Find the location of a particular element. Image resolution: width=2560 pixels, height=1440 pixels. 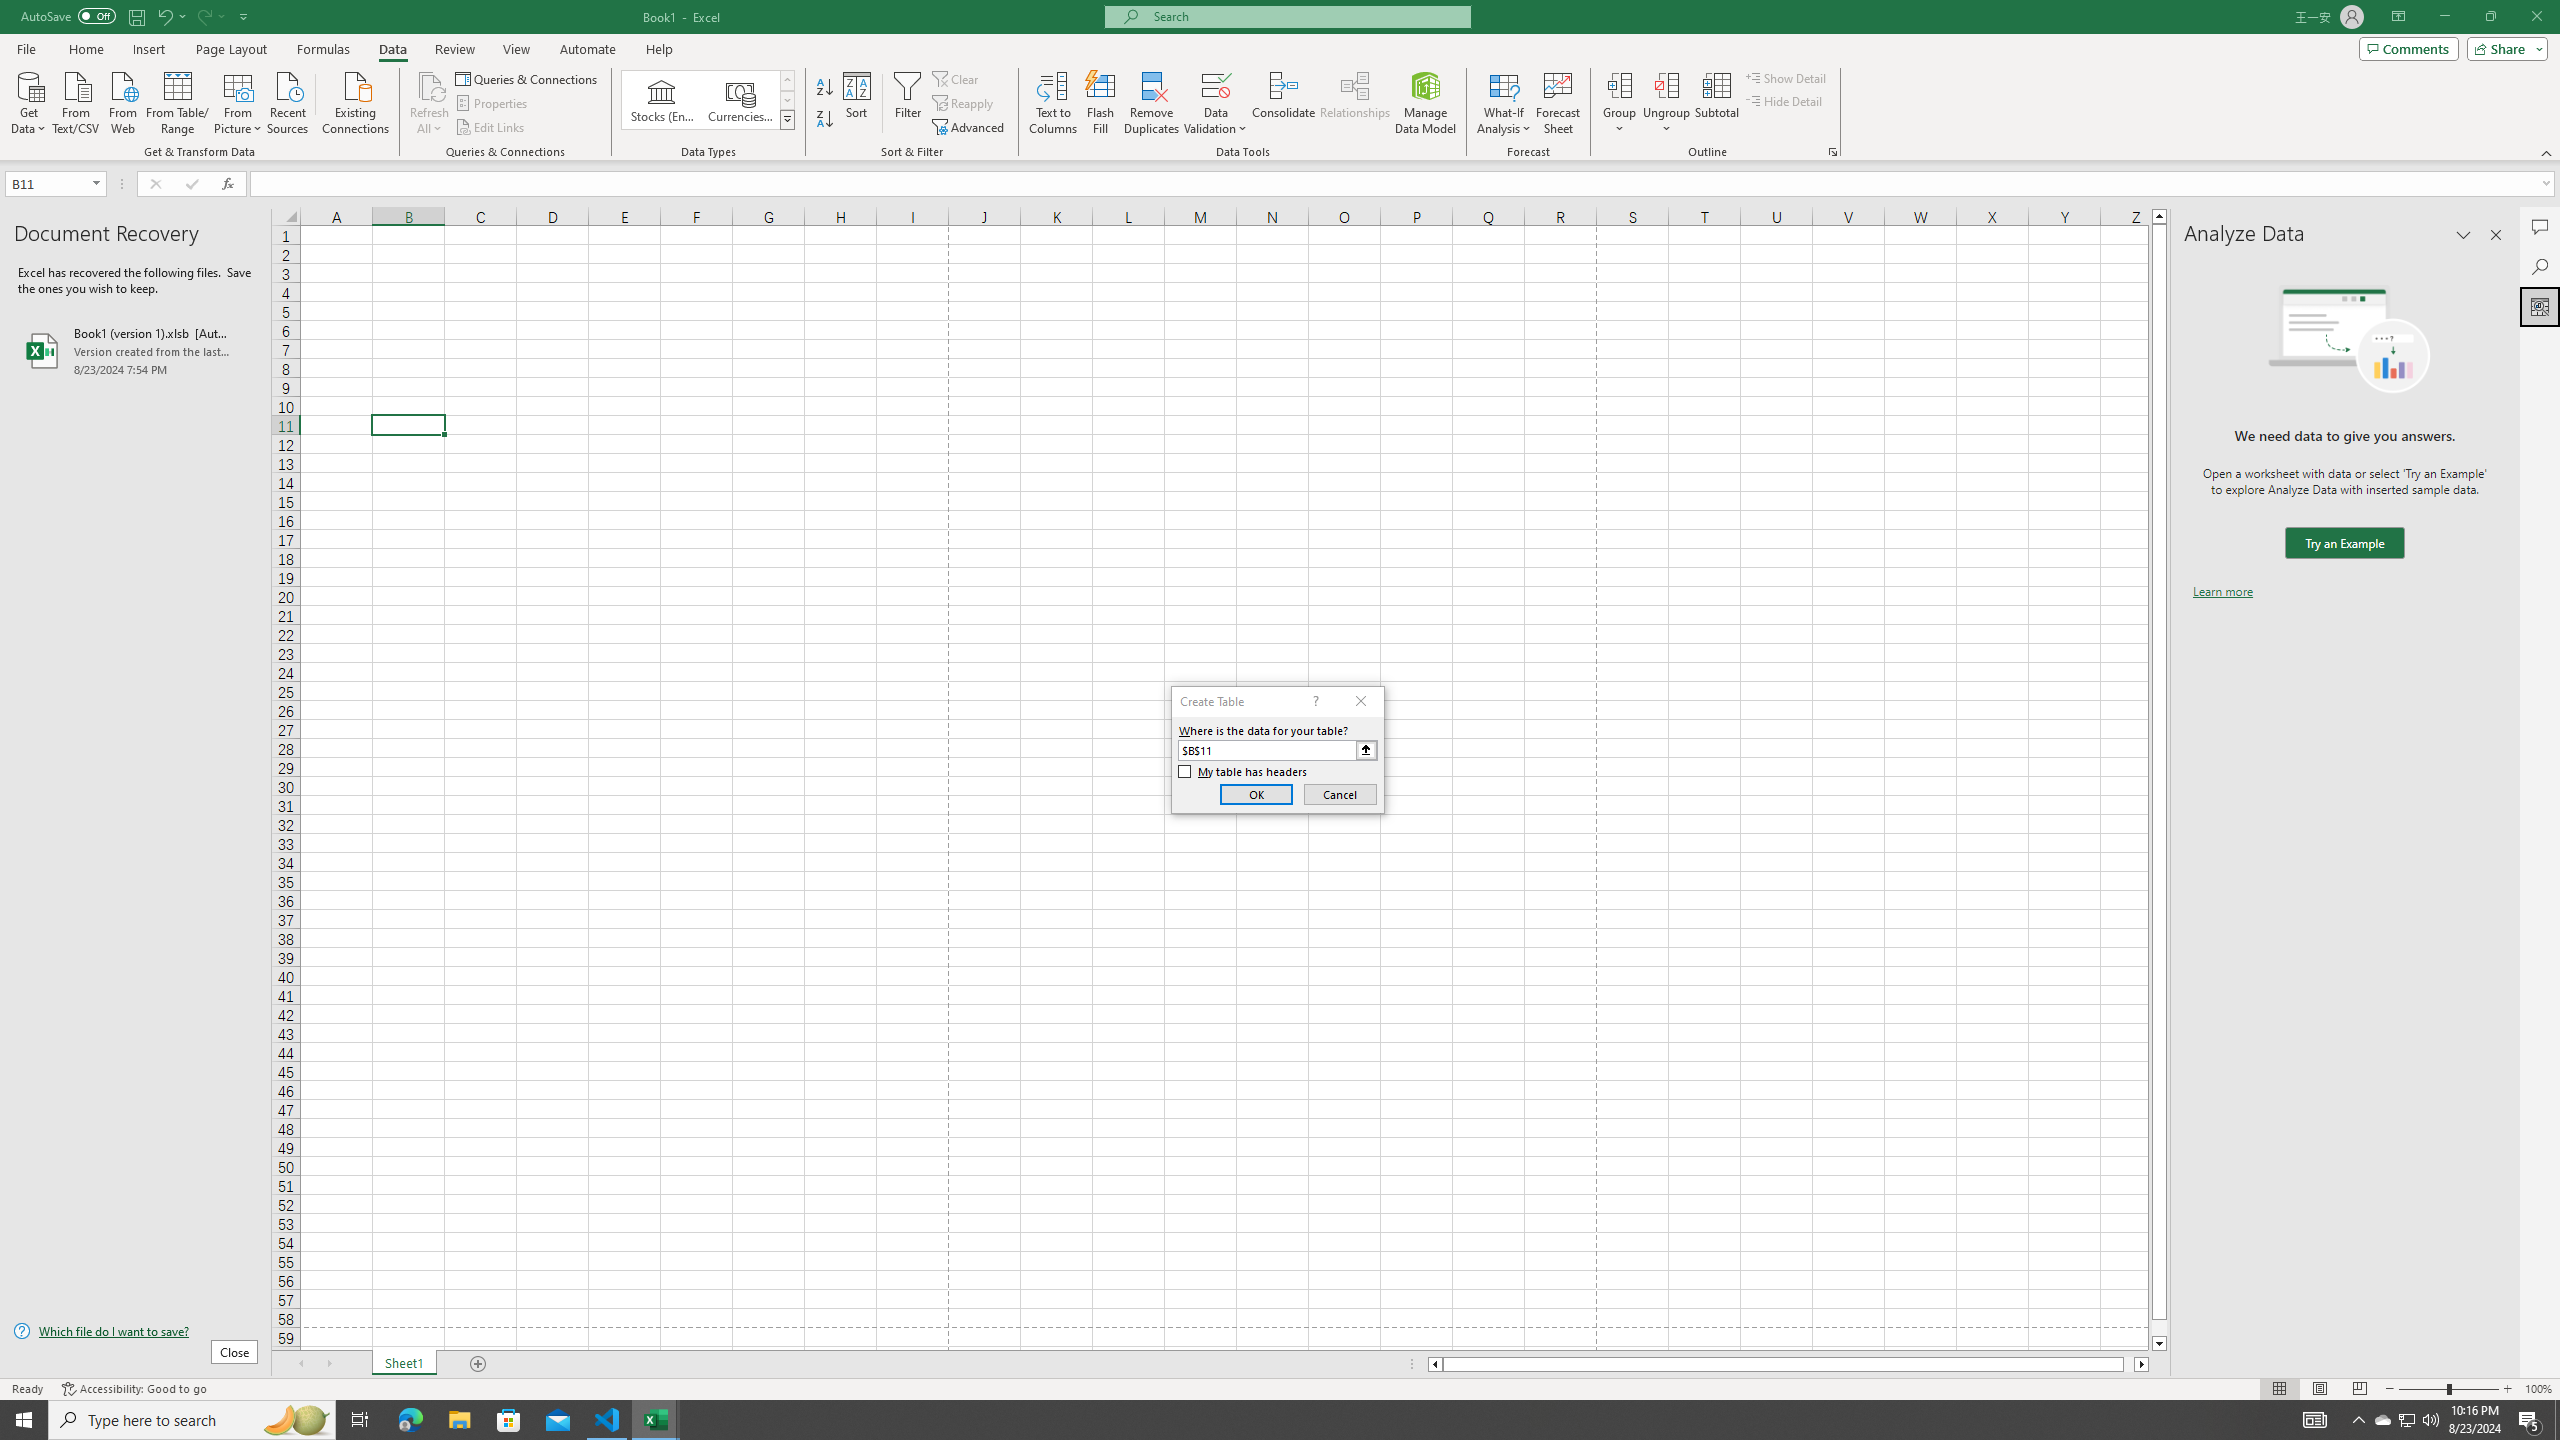

'Consolidate...' is located at coordinates (1283, 103).